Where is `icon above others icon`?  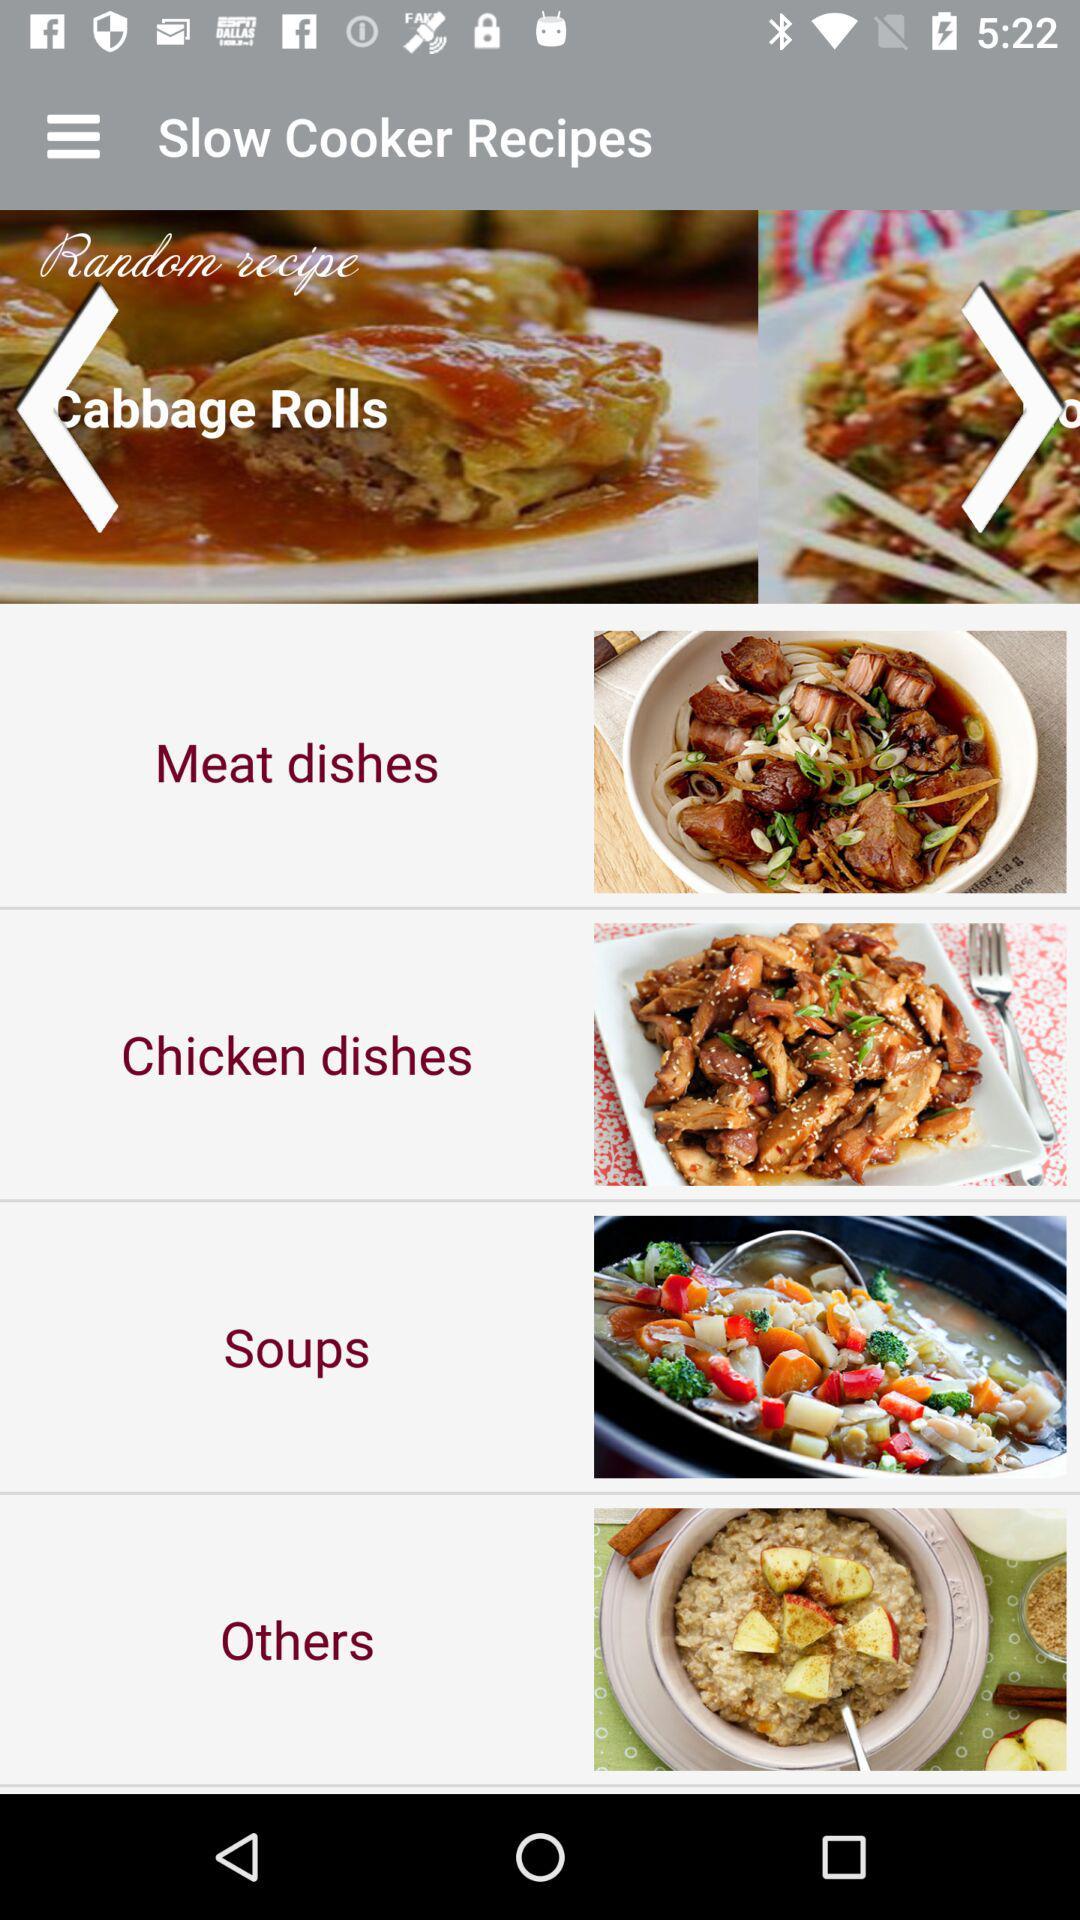
icon above others icon is located at coordinates (297, 1346).